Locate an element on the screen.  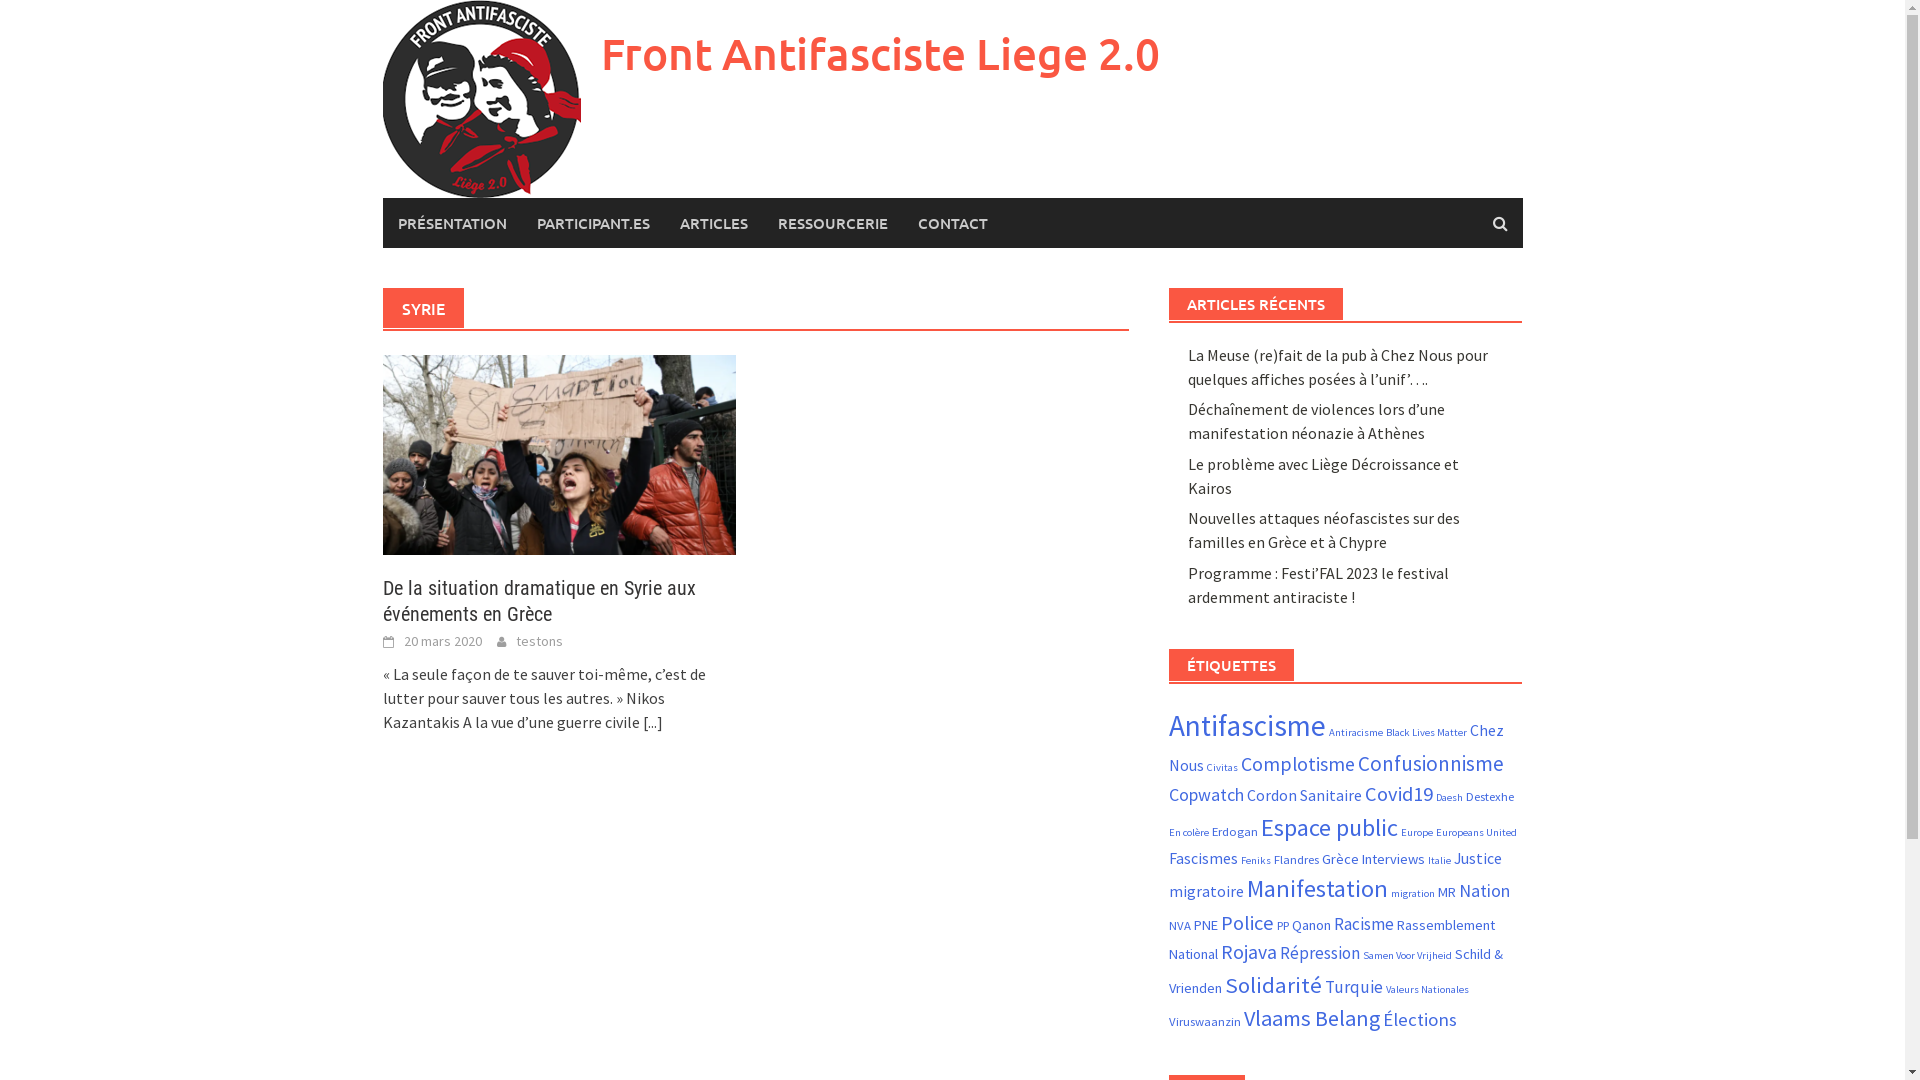
'Chez Nous' is located at coordinates (1336, 747).